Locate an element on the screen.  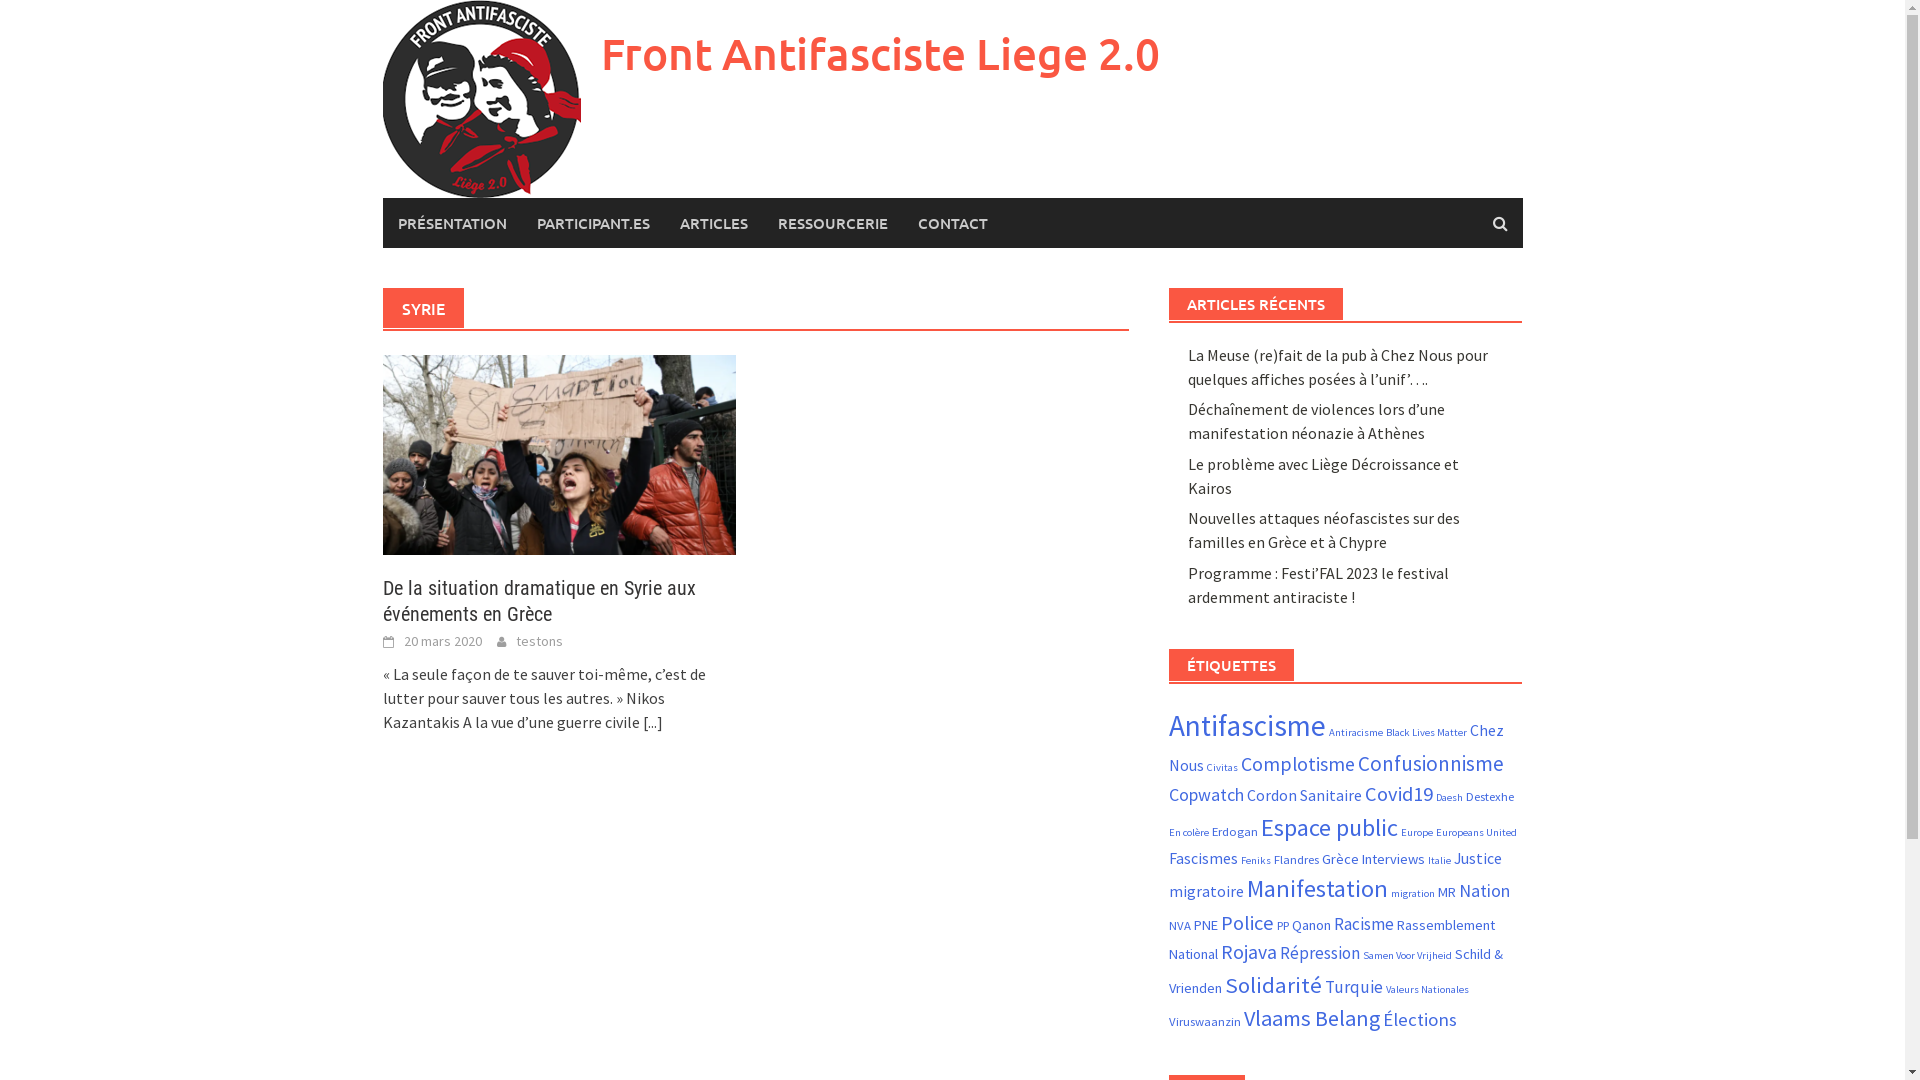
'Chez Nous' is located at coordinates (1336, 747).